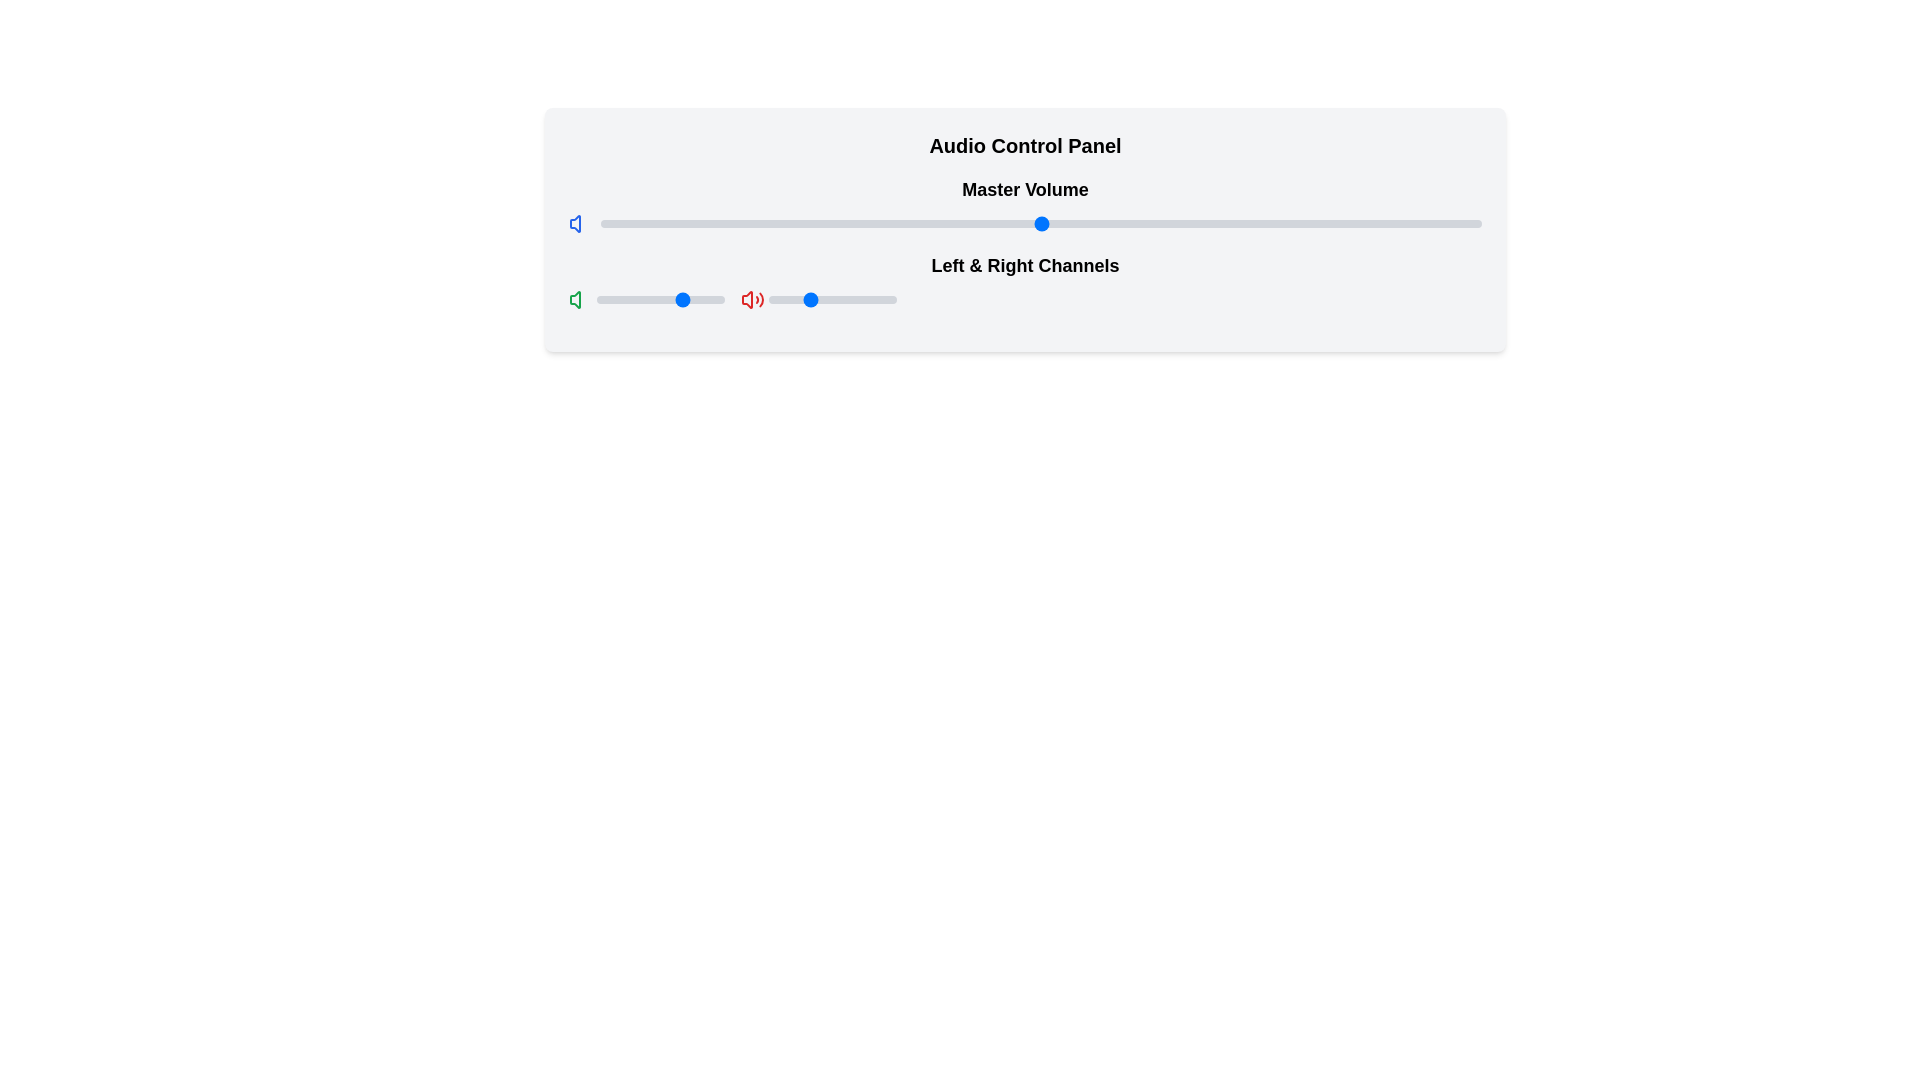 This screenshot has height=1080, width=1920. Describe the element at coordinates (661, 300) in the screenshot. I see `the left-right channel balance` at that location.